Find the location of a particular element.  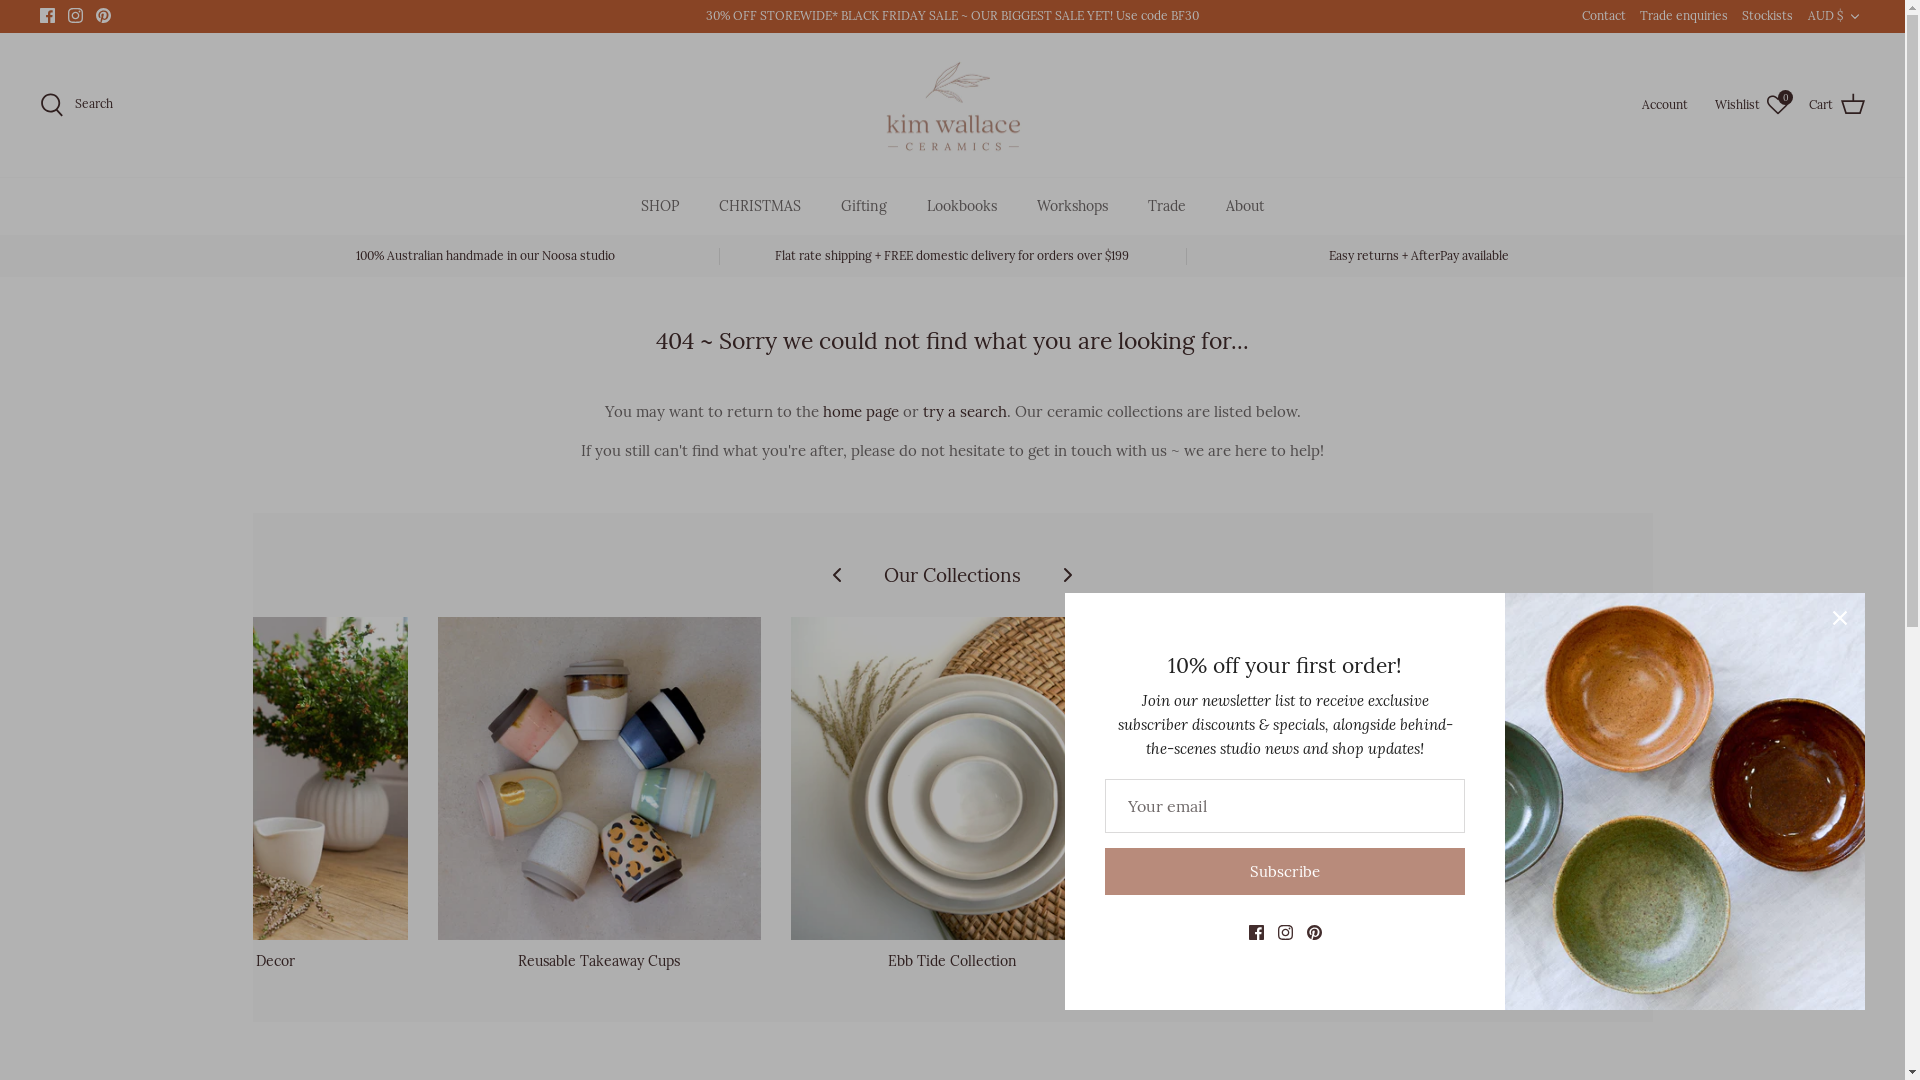

'Subscribe' is located at coordinates (1285, 870).